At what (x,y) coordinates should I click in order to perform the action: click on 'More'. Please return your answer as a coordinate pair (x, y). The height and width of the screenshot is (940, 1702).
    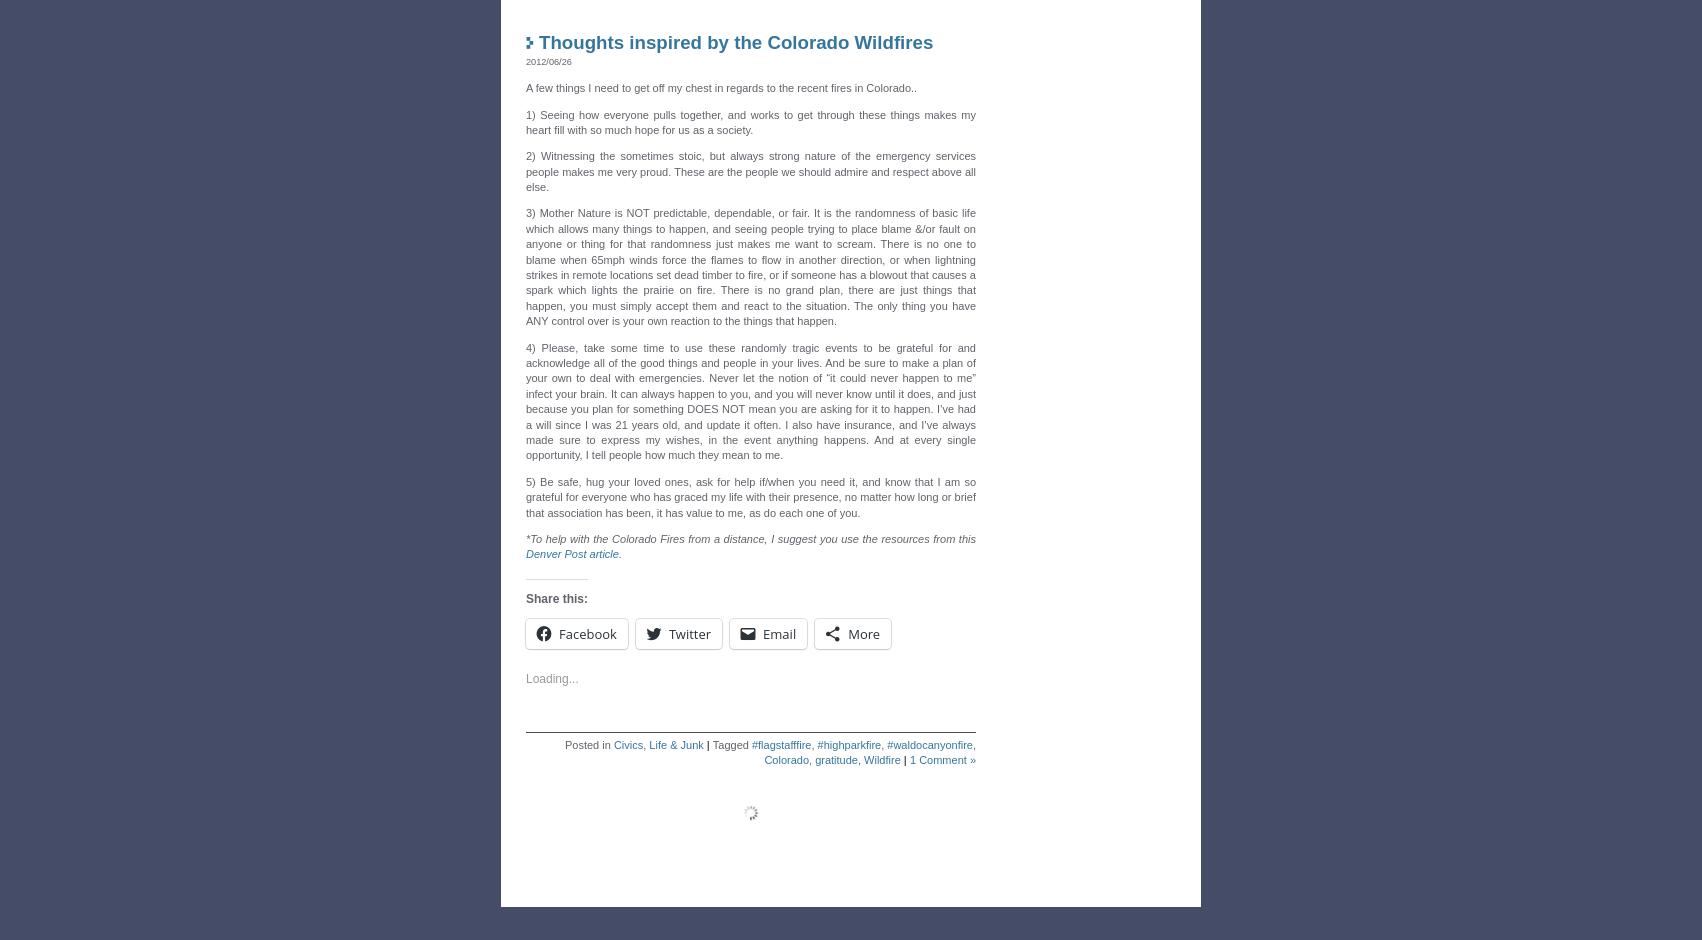
    Looking at the image, I should click on (863, 628).